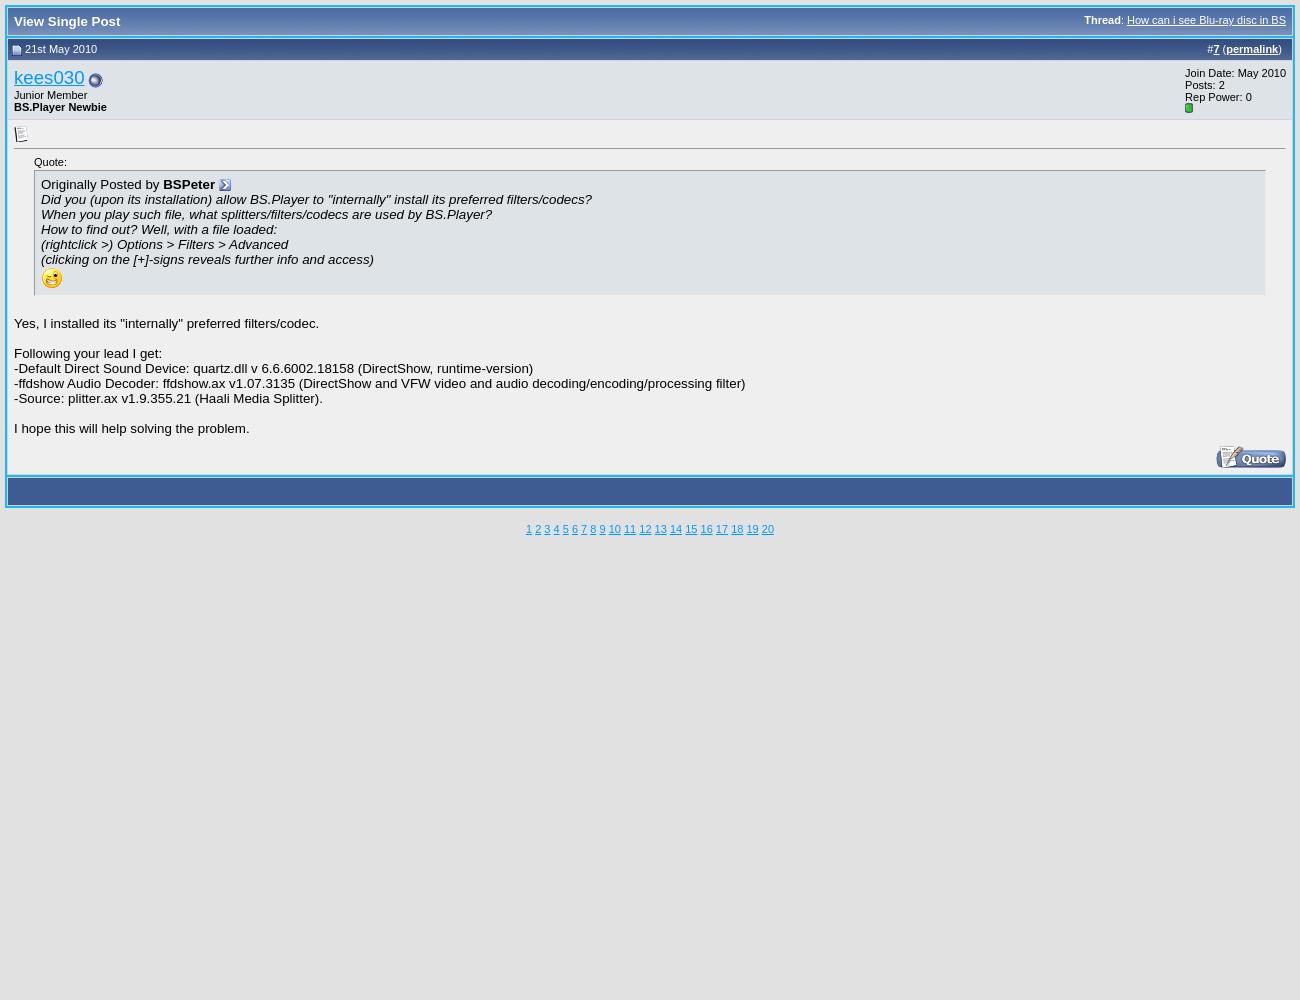  What do you see at coordinates (653, 528) in the screenshot?
I see `'13'` at bounding box center [653, 528].